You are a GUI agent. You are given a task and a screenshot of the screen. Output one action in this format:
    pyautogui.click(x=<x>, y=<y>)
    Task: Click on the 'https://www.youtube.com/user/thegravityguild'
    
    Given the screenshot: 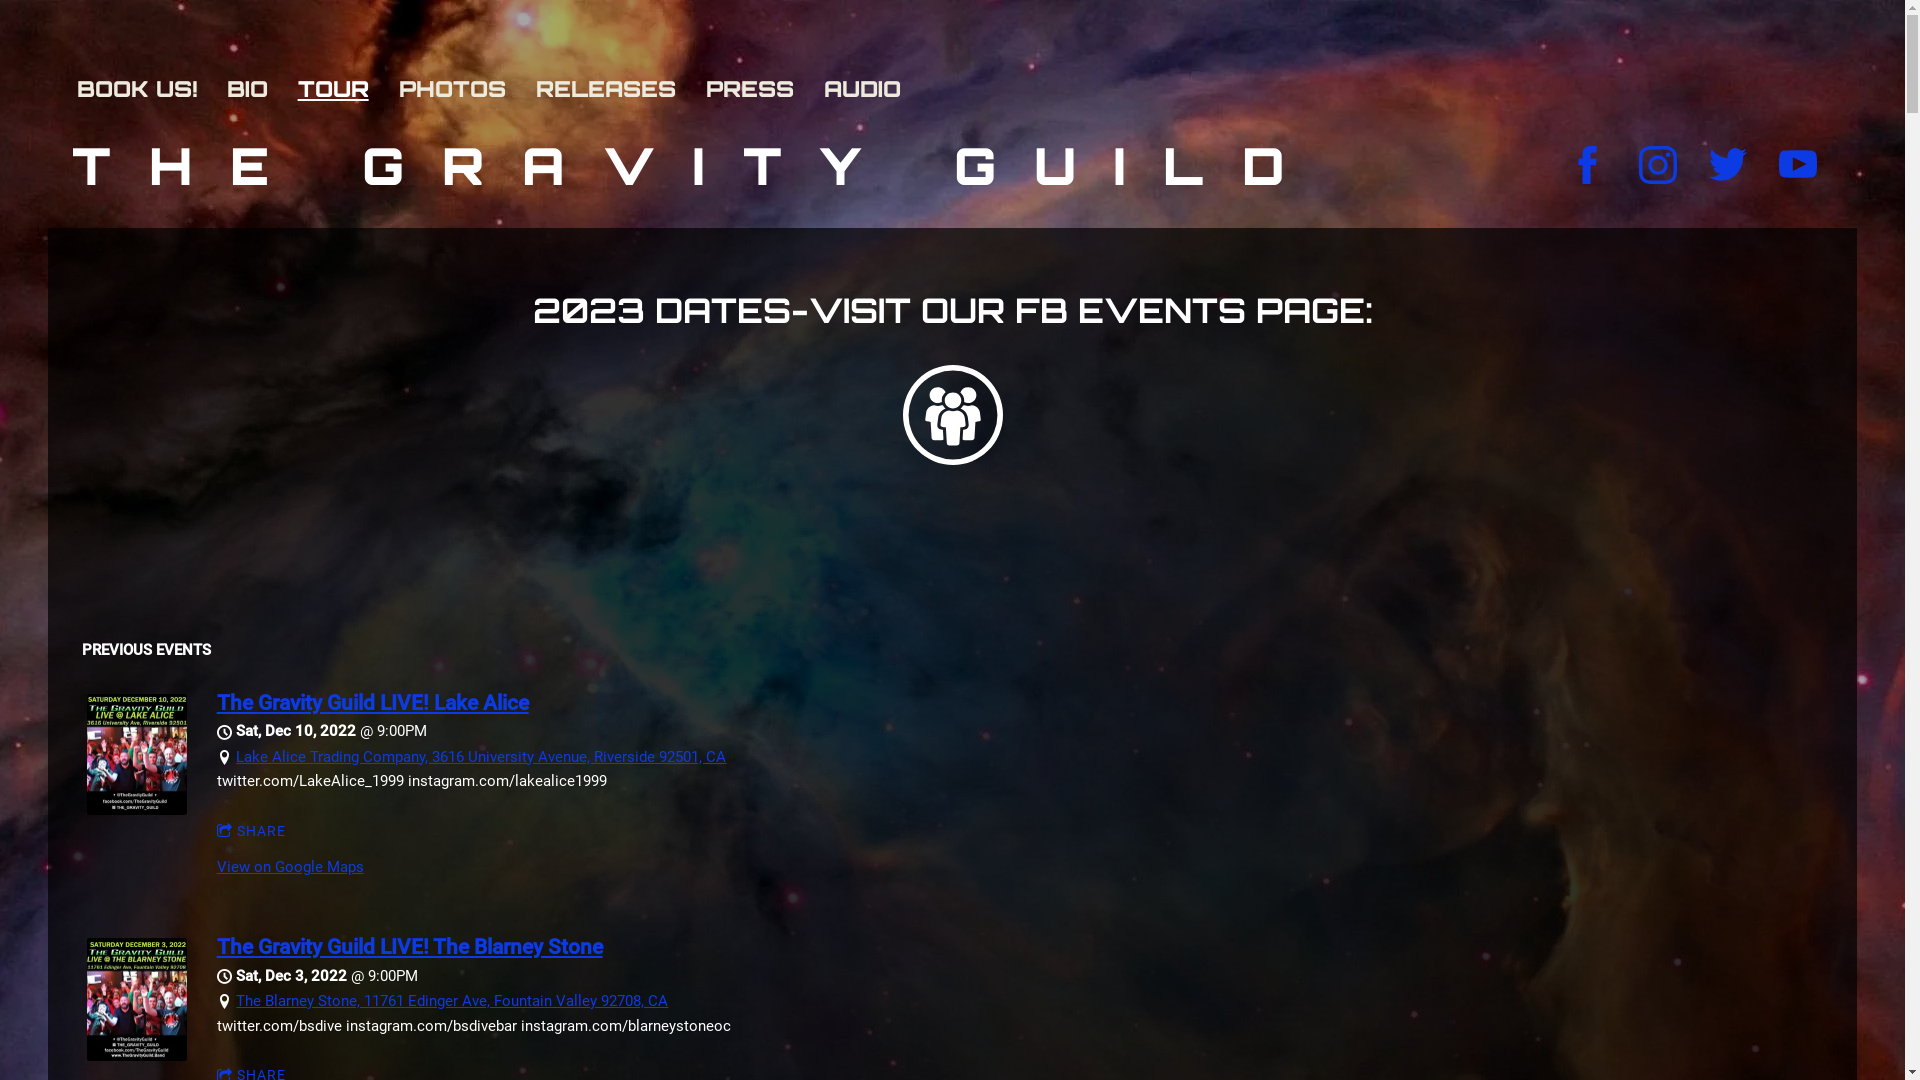 What is the action you would take?
    pyautogui.click(x=1779, y=164)
    